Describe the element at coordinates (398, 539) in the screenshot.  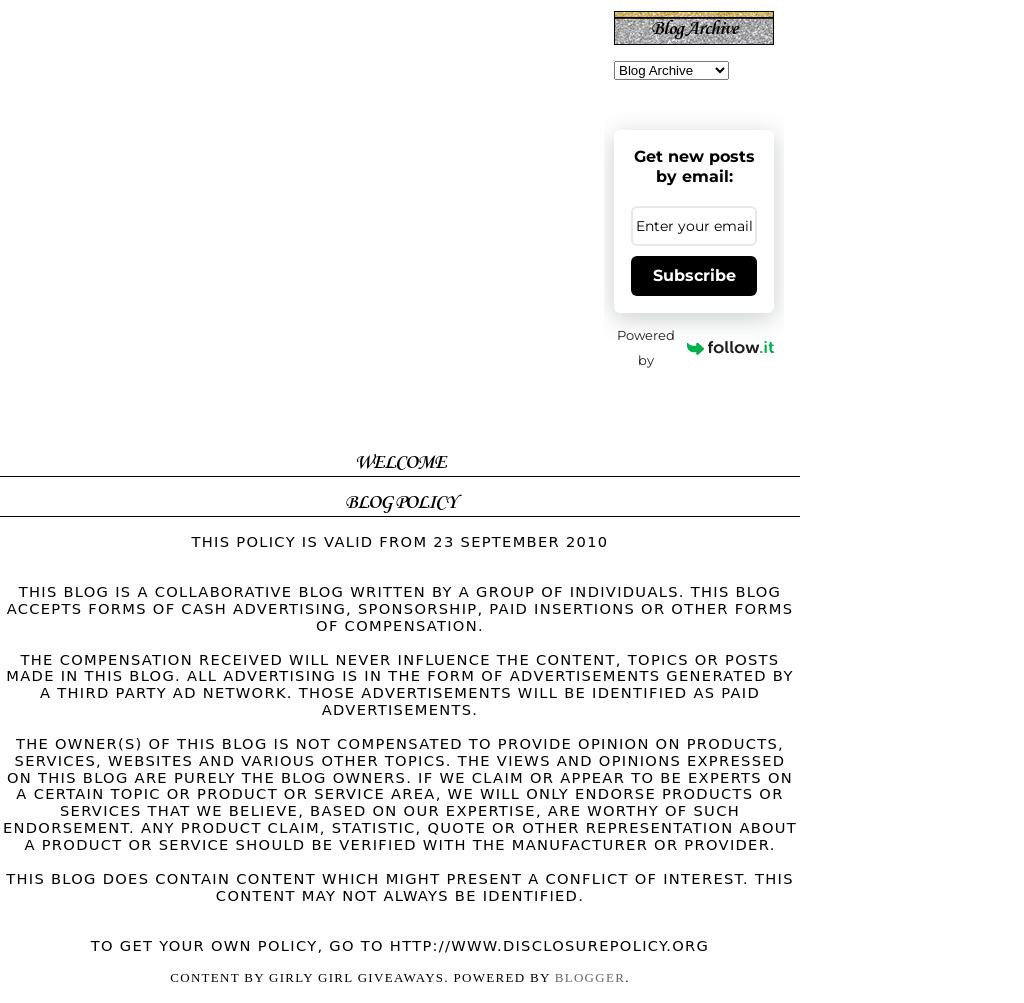
I see `'This policy is valid from 23 September 2010'` at that location.